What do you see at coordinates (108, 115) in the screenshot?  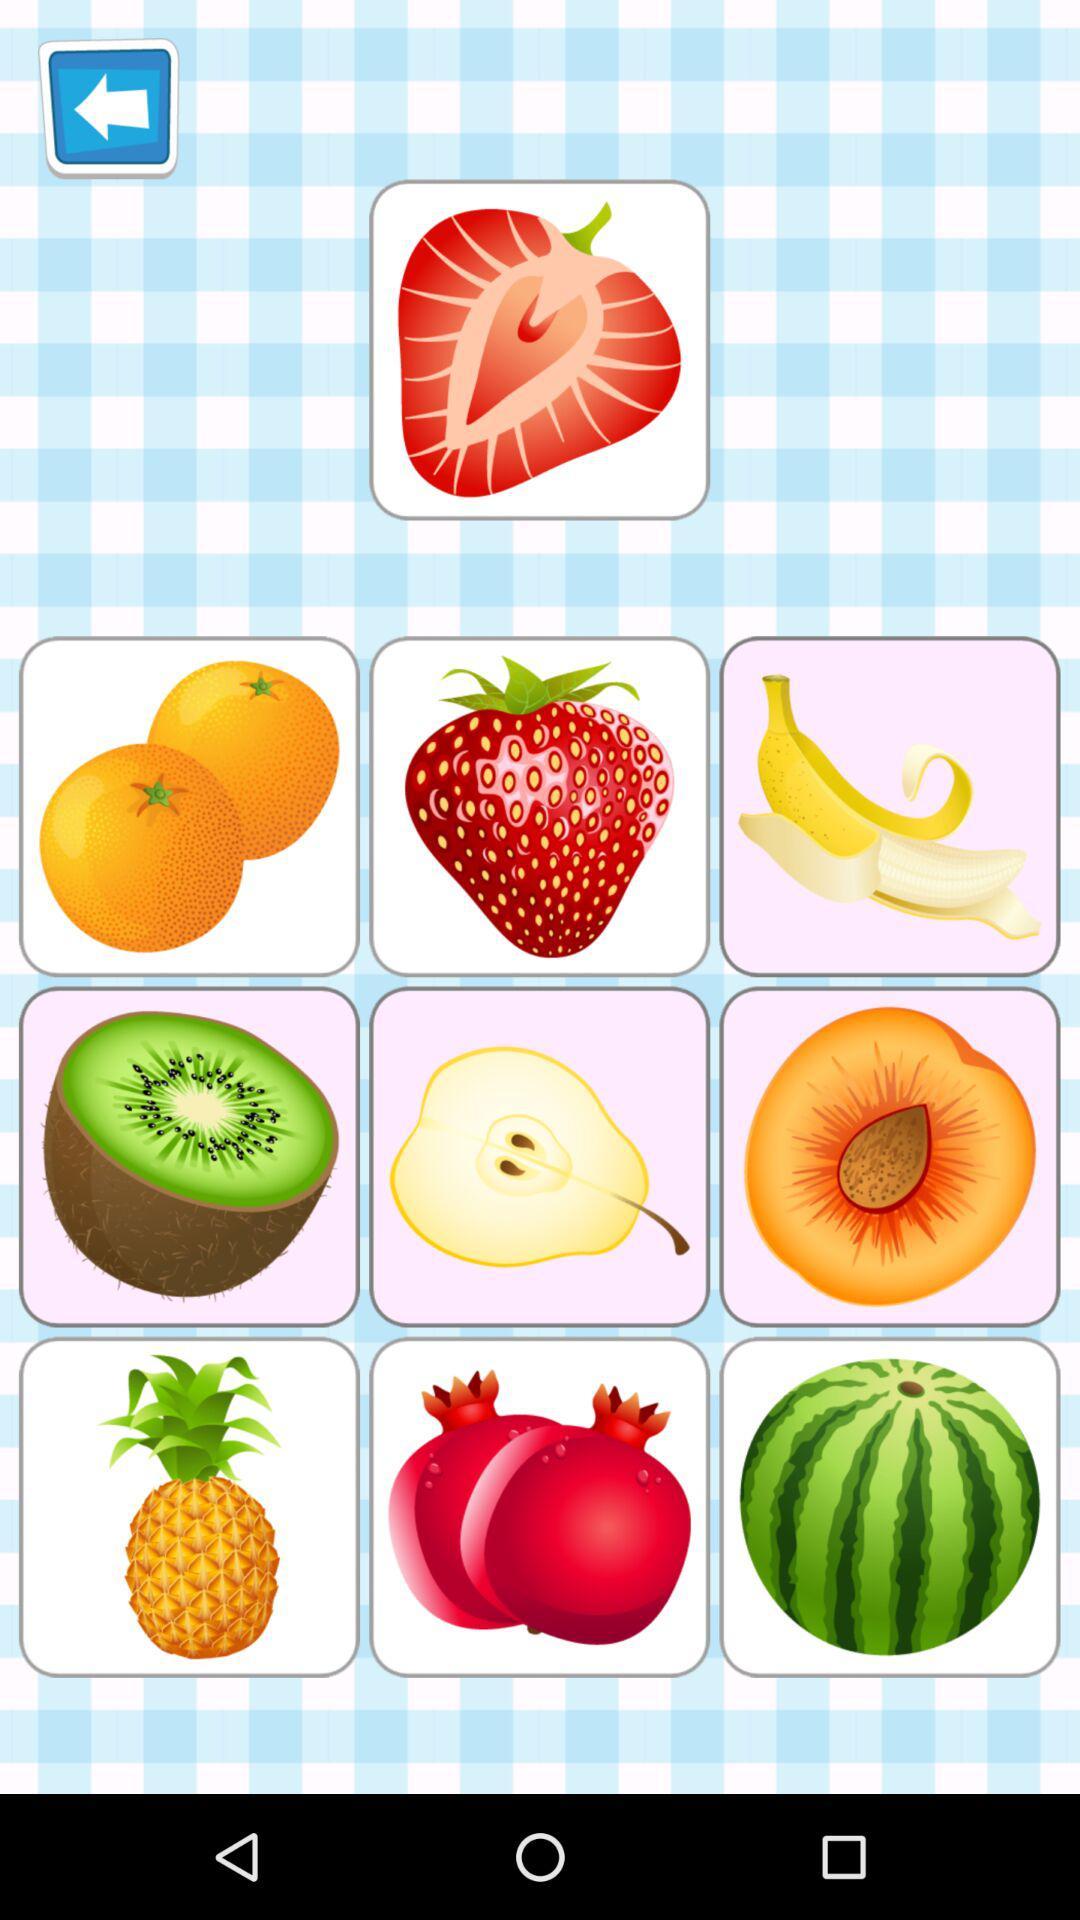 I see `the arrow_backward icon` at bounding box center [108, 115].